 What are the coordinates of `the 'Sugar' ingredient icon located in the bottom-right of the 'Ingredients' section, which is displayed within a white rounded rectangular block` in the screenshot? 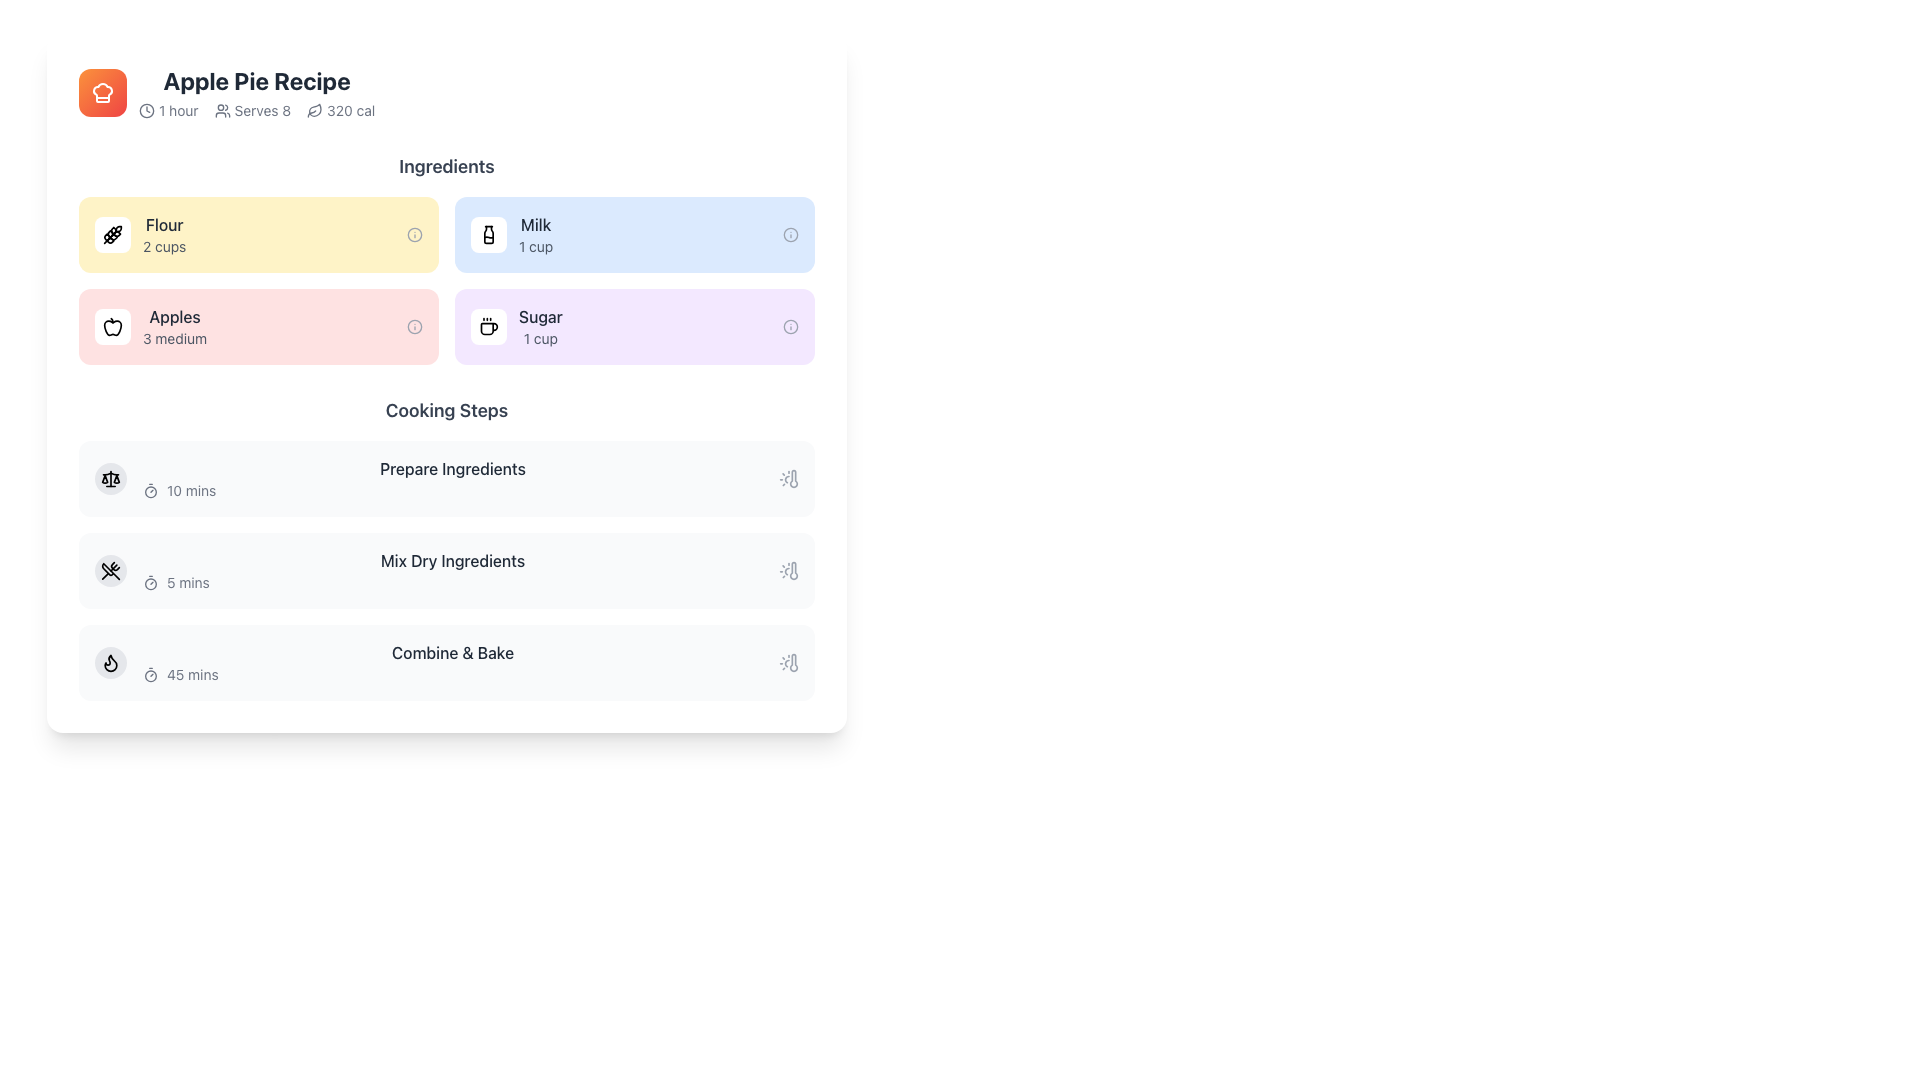 It's located at (489, 326).